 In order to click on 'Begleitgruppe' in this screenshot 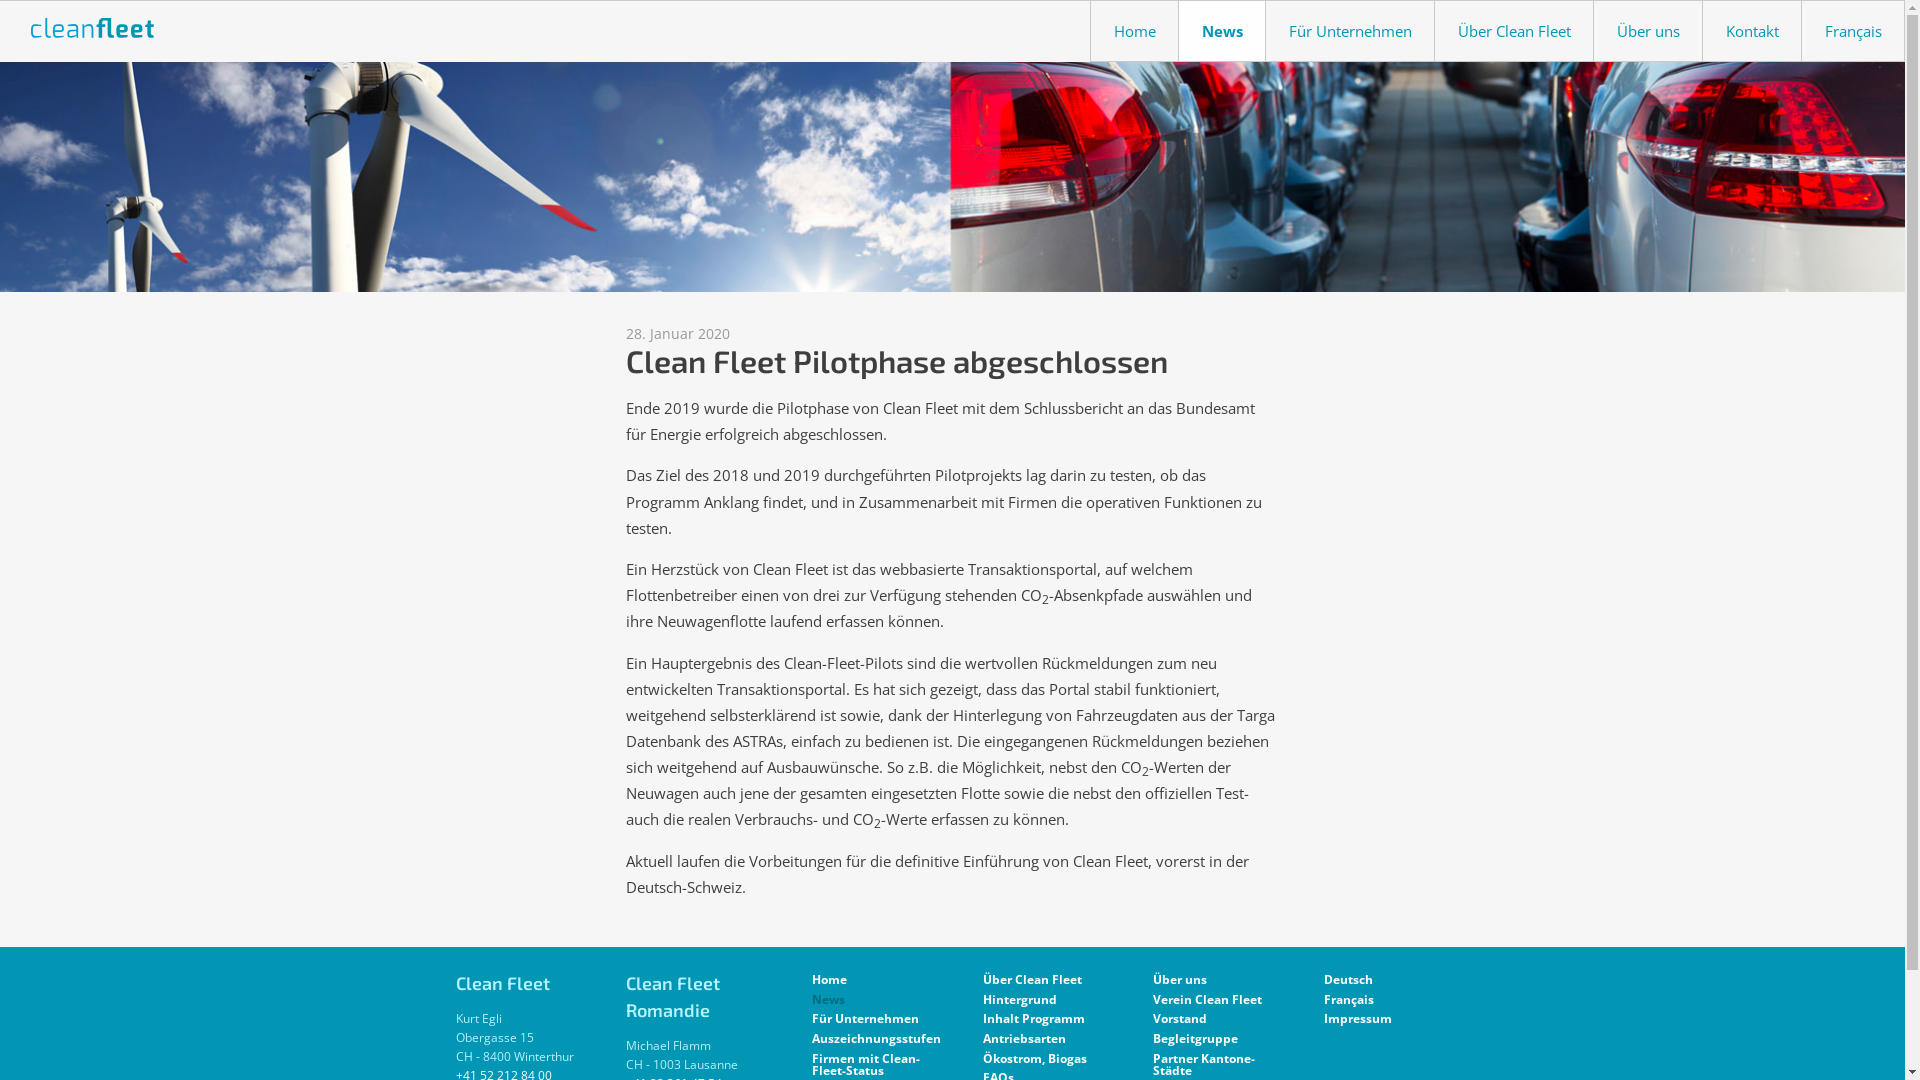, I will do `click(1207, 1037)`.